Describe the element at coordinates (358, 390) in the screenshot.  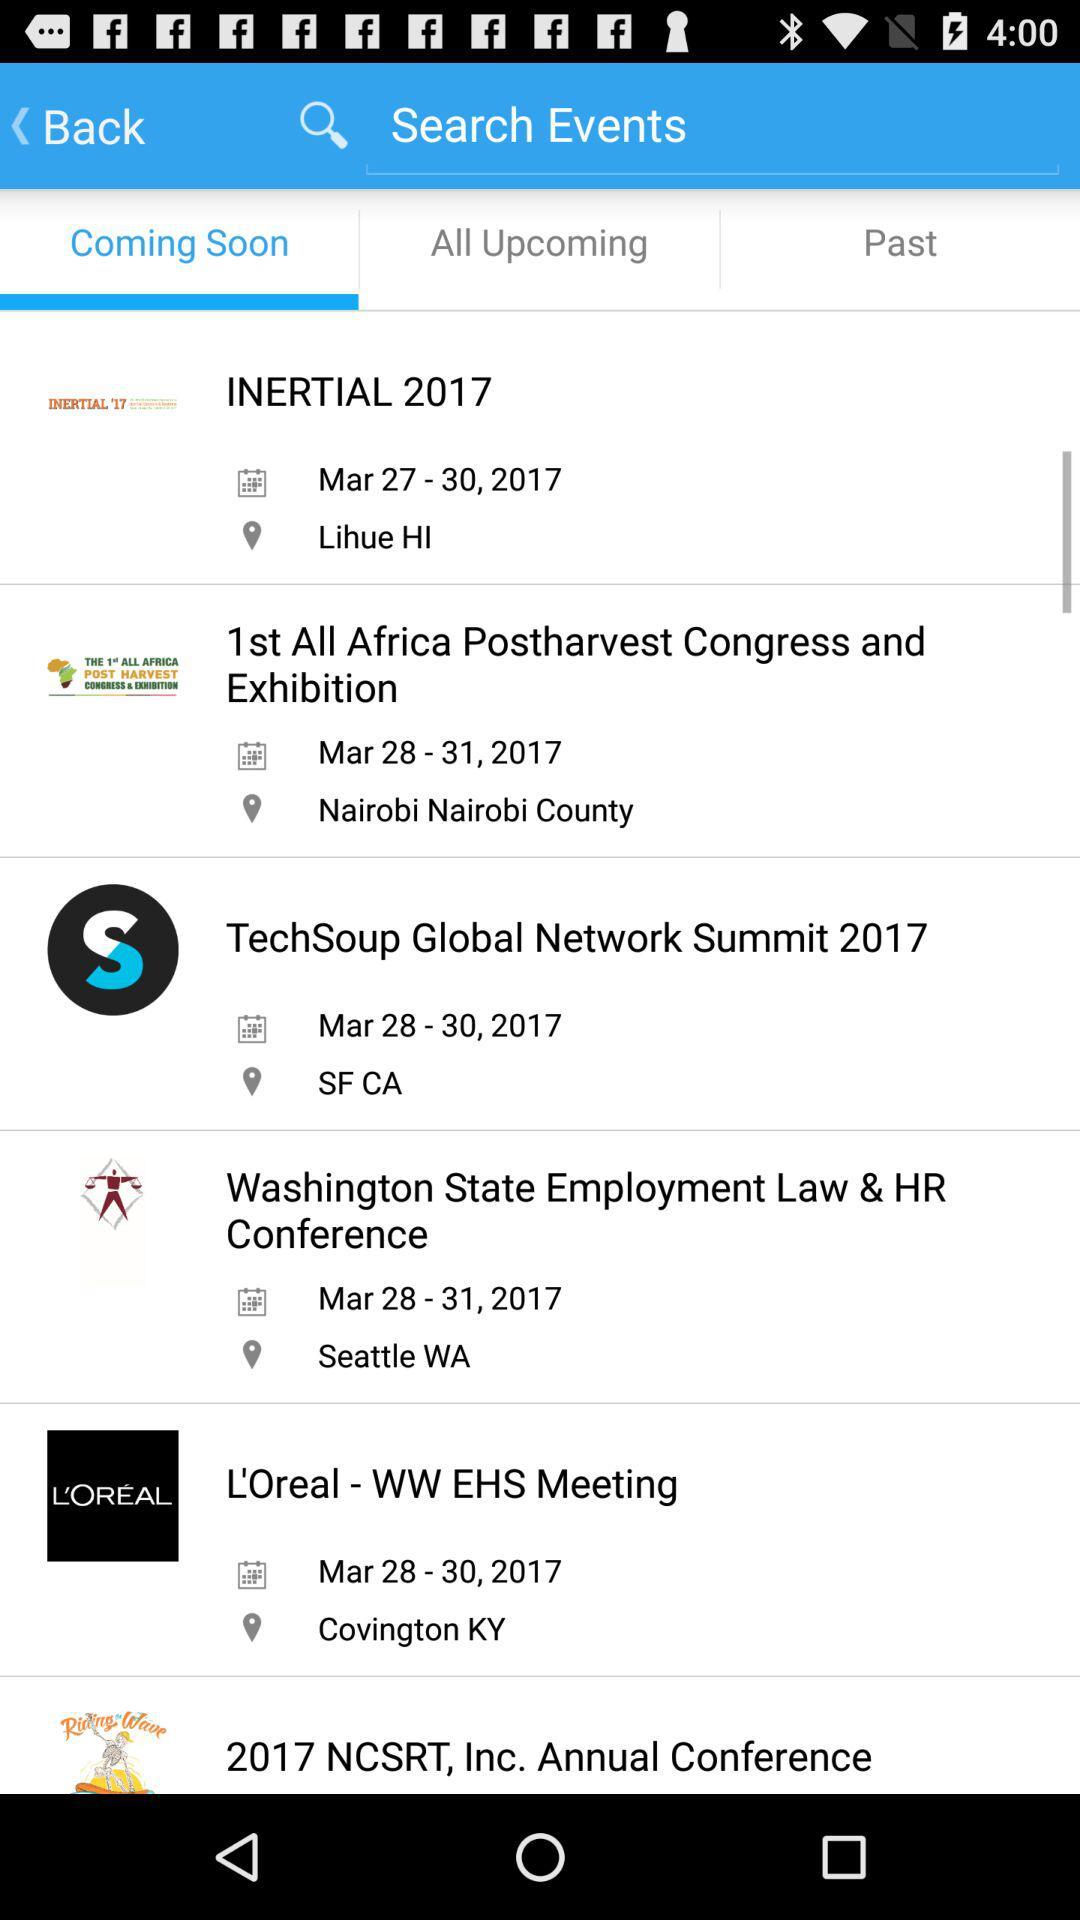
I see `the inertial 2017 icon` at that location.